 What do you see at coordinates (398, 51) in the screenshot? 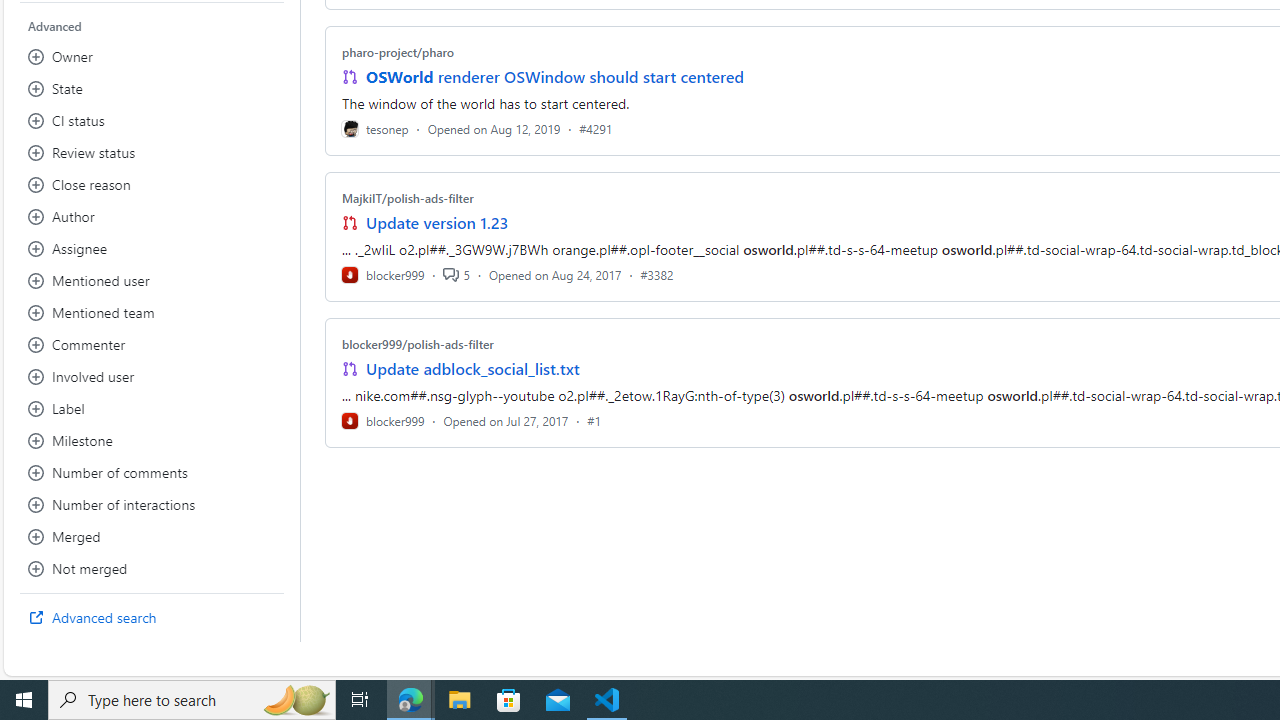
I see `'pharo-project/pharo'` at bounding box center [398, 51].